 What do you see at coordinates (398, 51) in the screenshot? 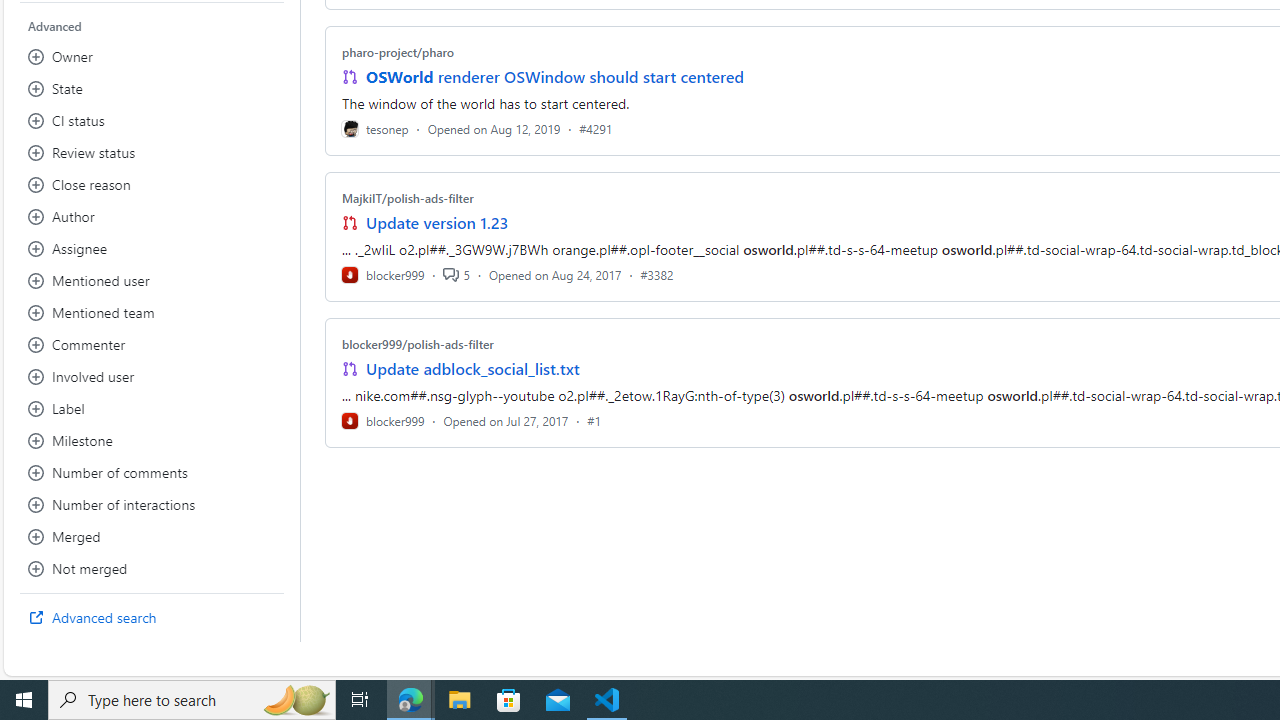
I see `'pharo-project/pharo'` at bounding box center [398, 51].